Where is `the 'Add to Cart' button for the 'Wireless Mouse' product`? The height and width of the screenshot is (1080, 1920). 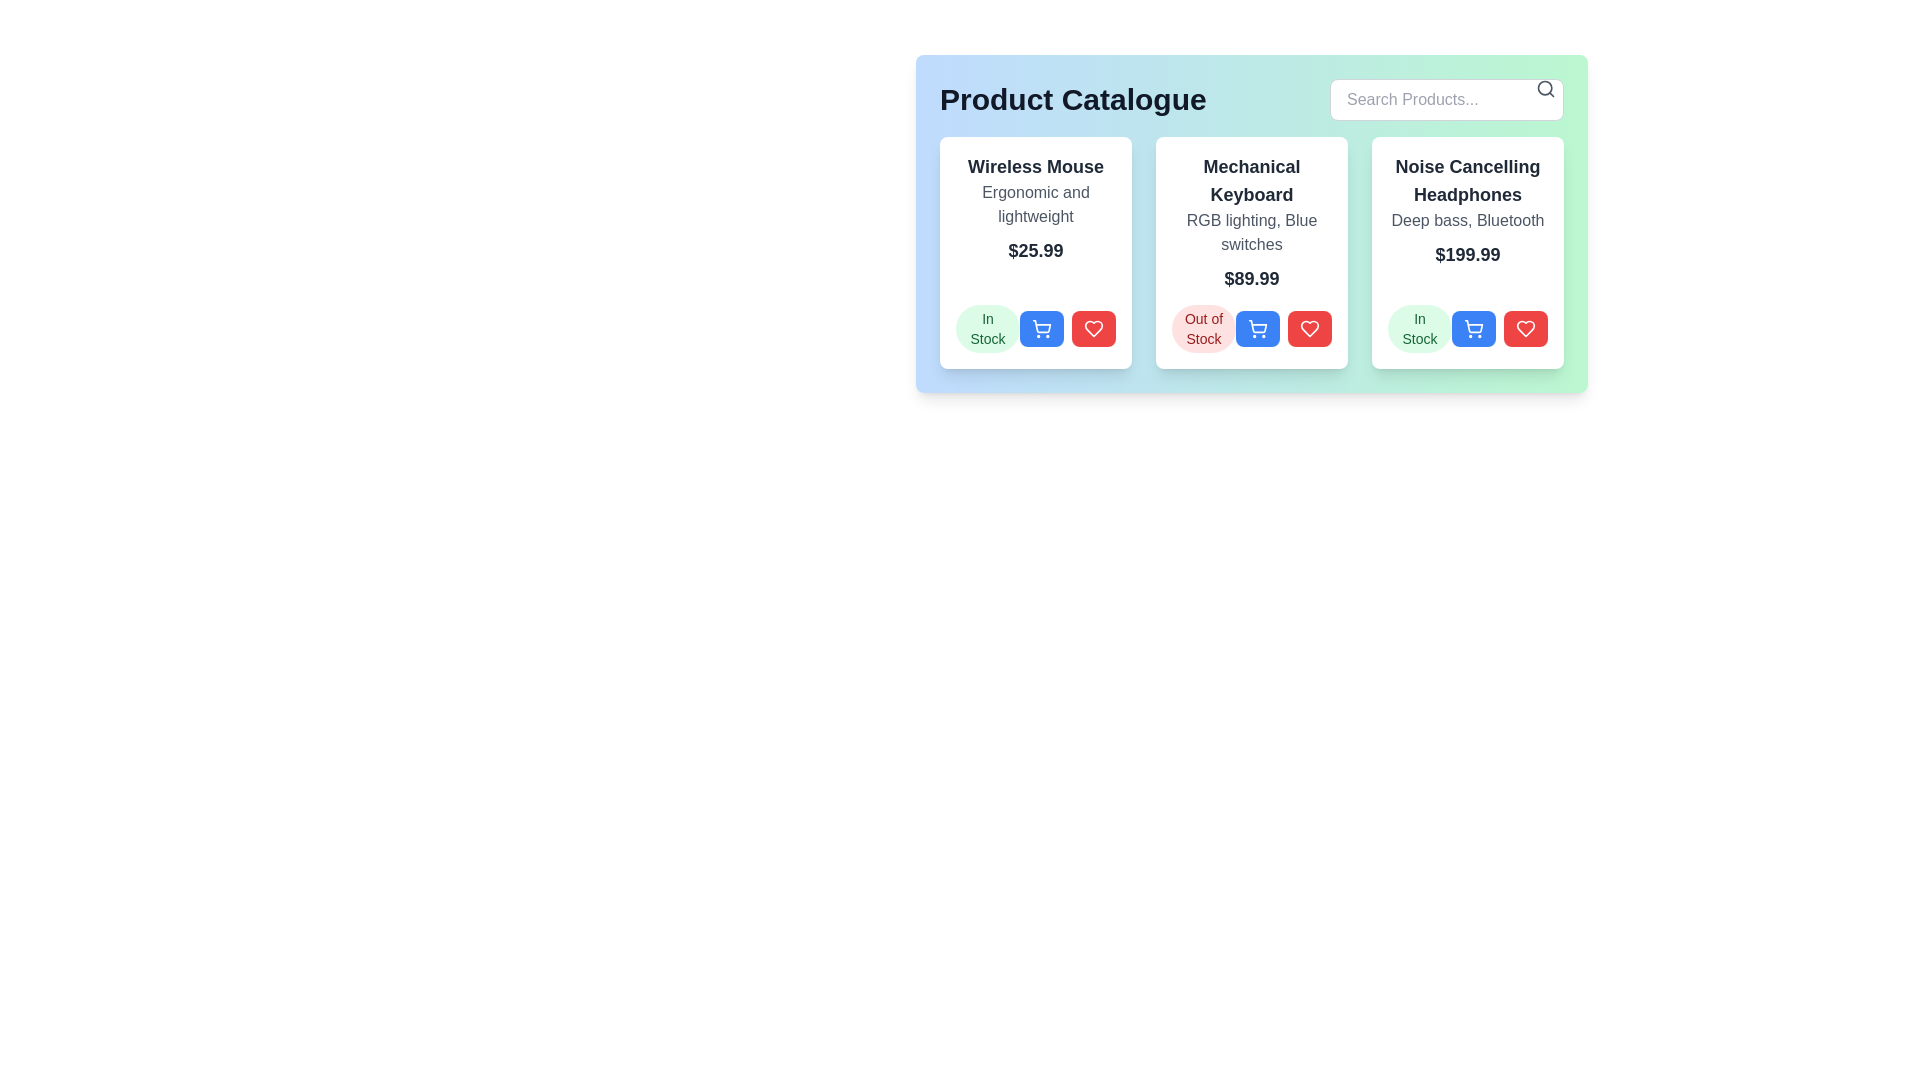 the 'Add to Cart' button for the 'Wireless Mouse' product is located at coordinates (1036, 327).